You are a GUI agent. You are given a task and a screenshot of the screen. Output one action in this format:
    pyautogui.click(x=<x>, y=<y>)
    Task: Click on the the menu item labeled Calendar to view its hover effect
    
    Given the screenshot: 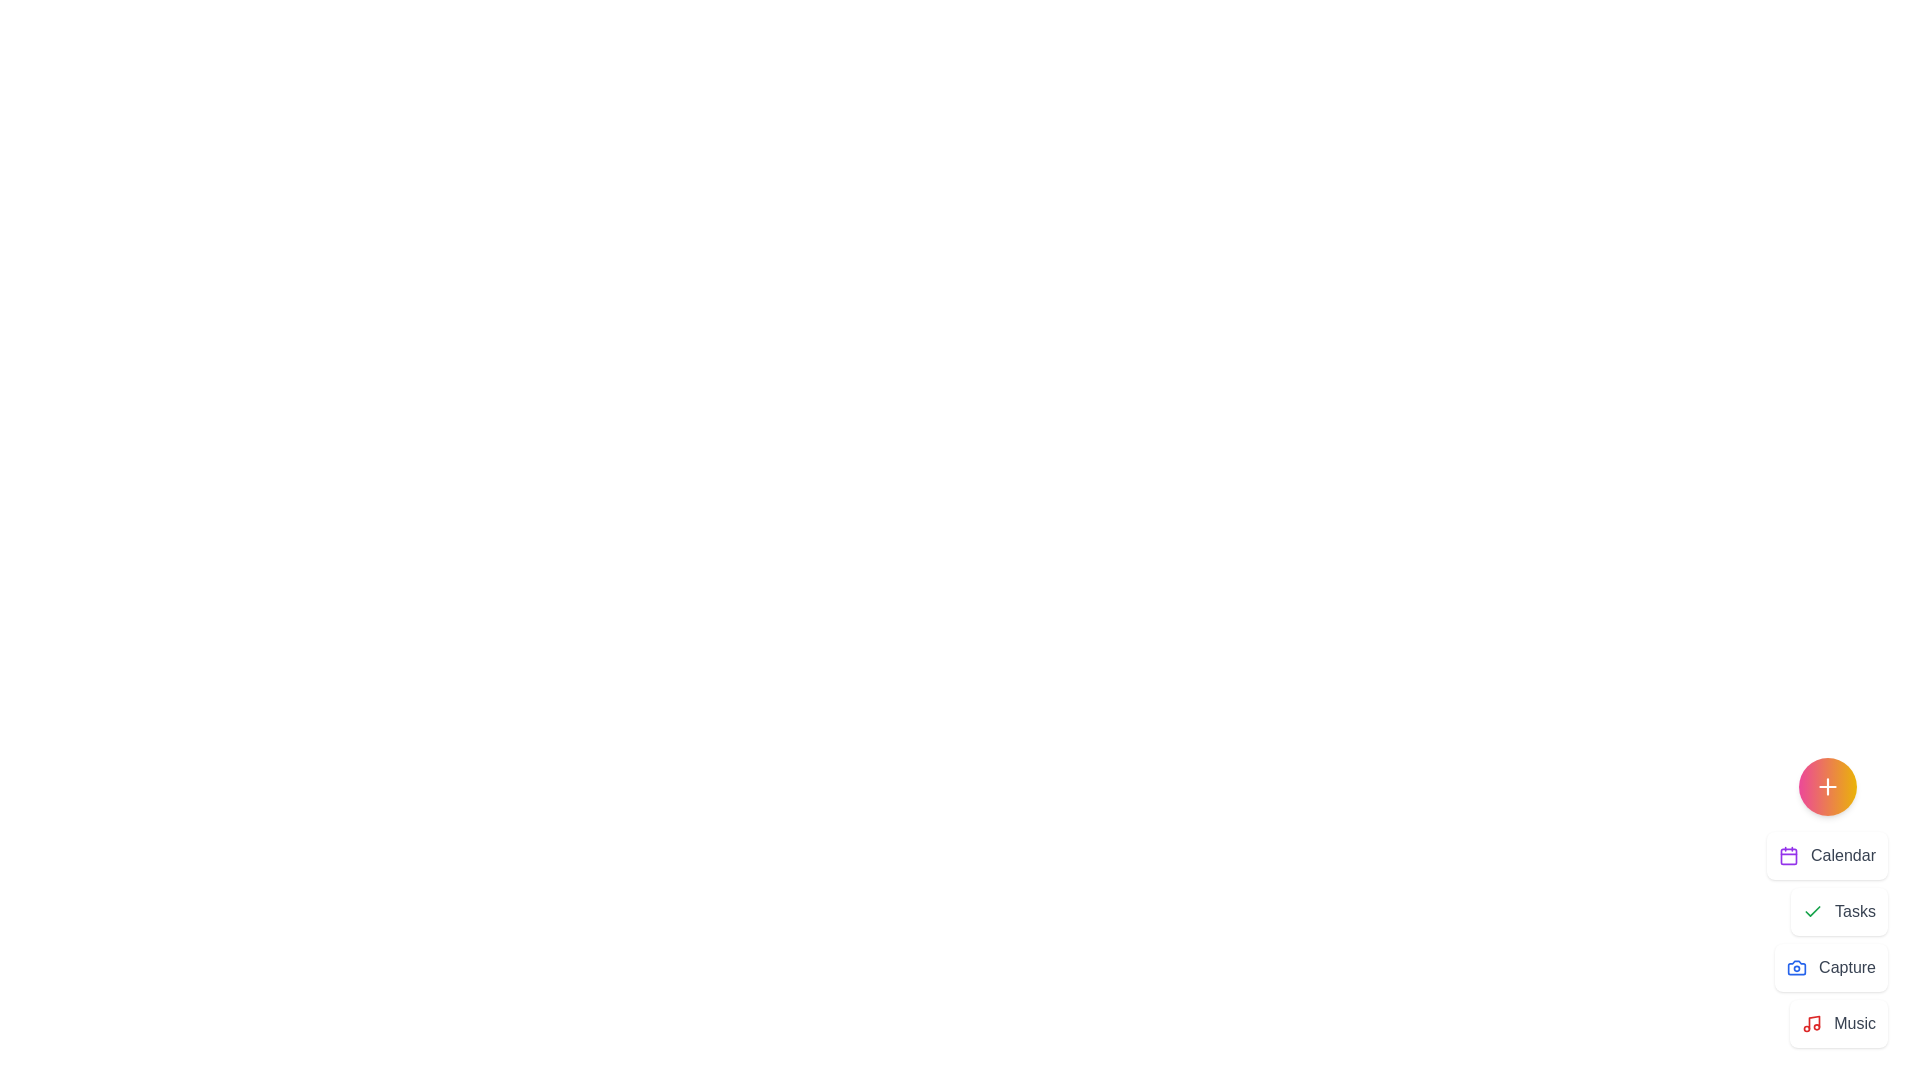 What is the action you would take?
    pyautogui.click(x=1827, y=855)
    